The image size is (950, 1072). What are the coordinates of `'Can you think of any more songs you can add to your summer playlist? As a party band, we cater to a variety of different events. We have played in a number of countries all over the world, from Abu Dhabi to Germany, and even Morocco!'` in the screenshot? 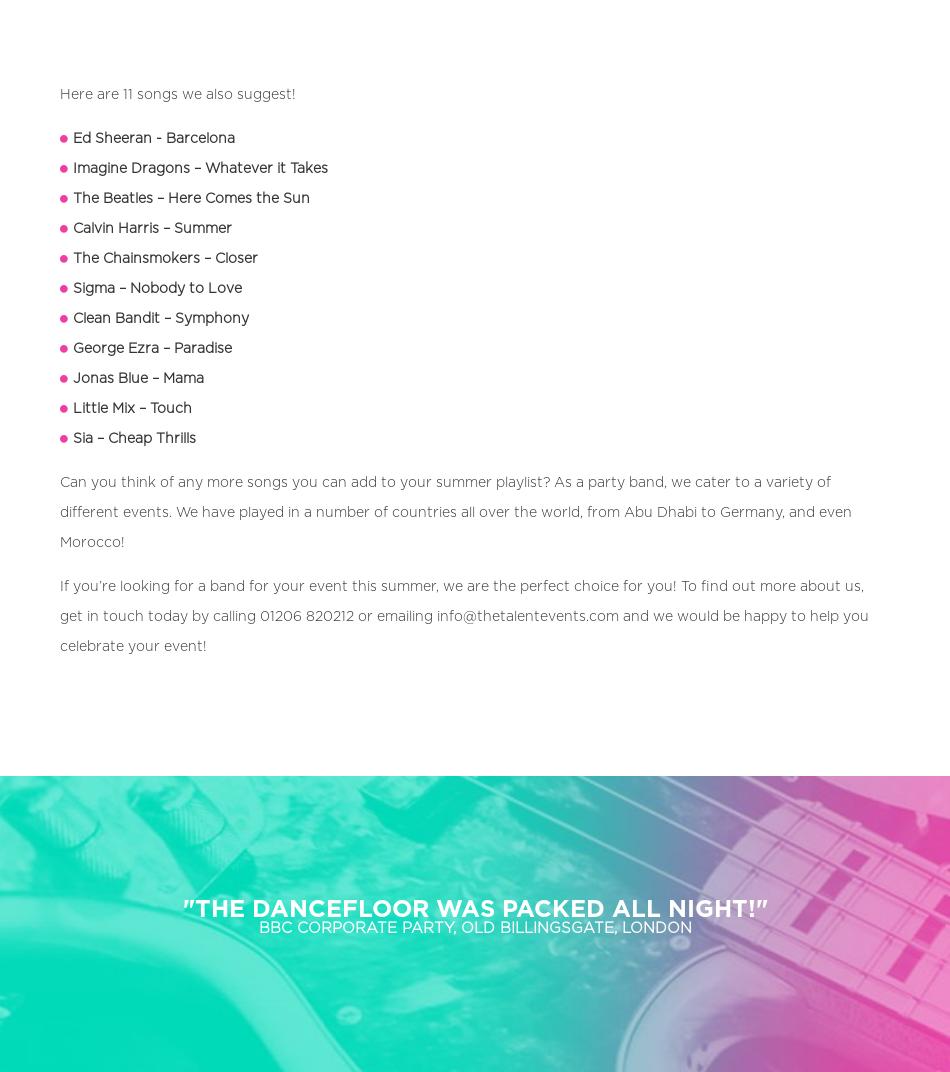 It's located at (455, 512).